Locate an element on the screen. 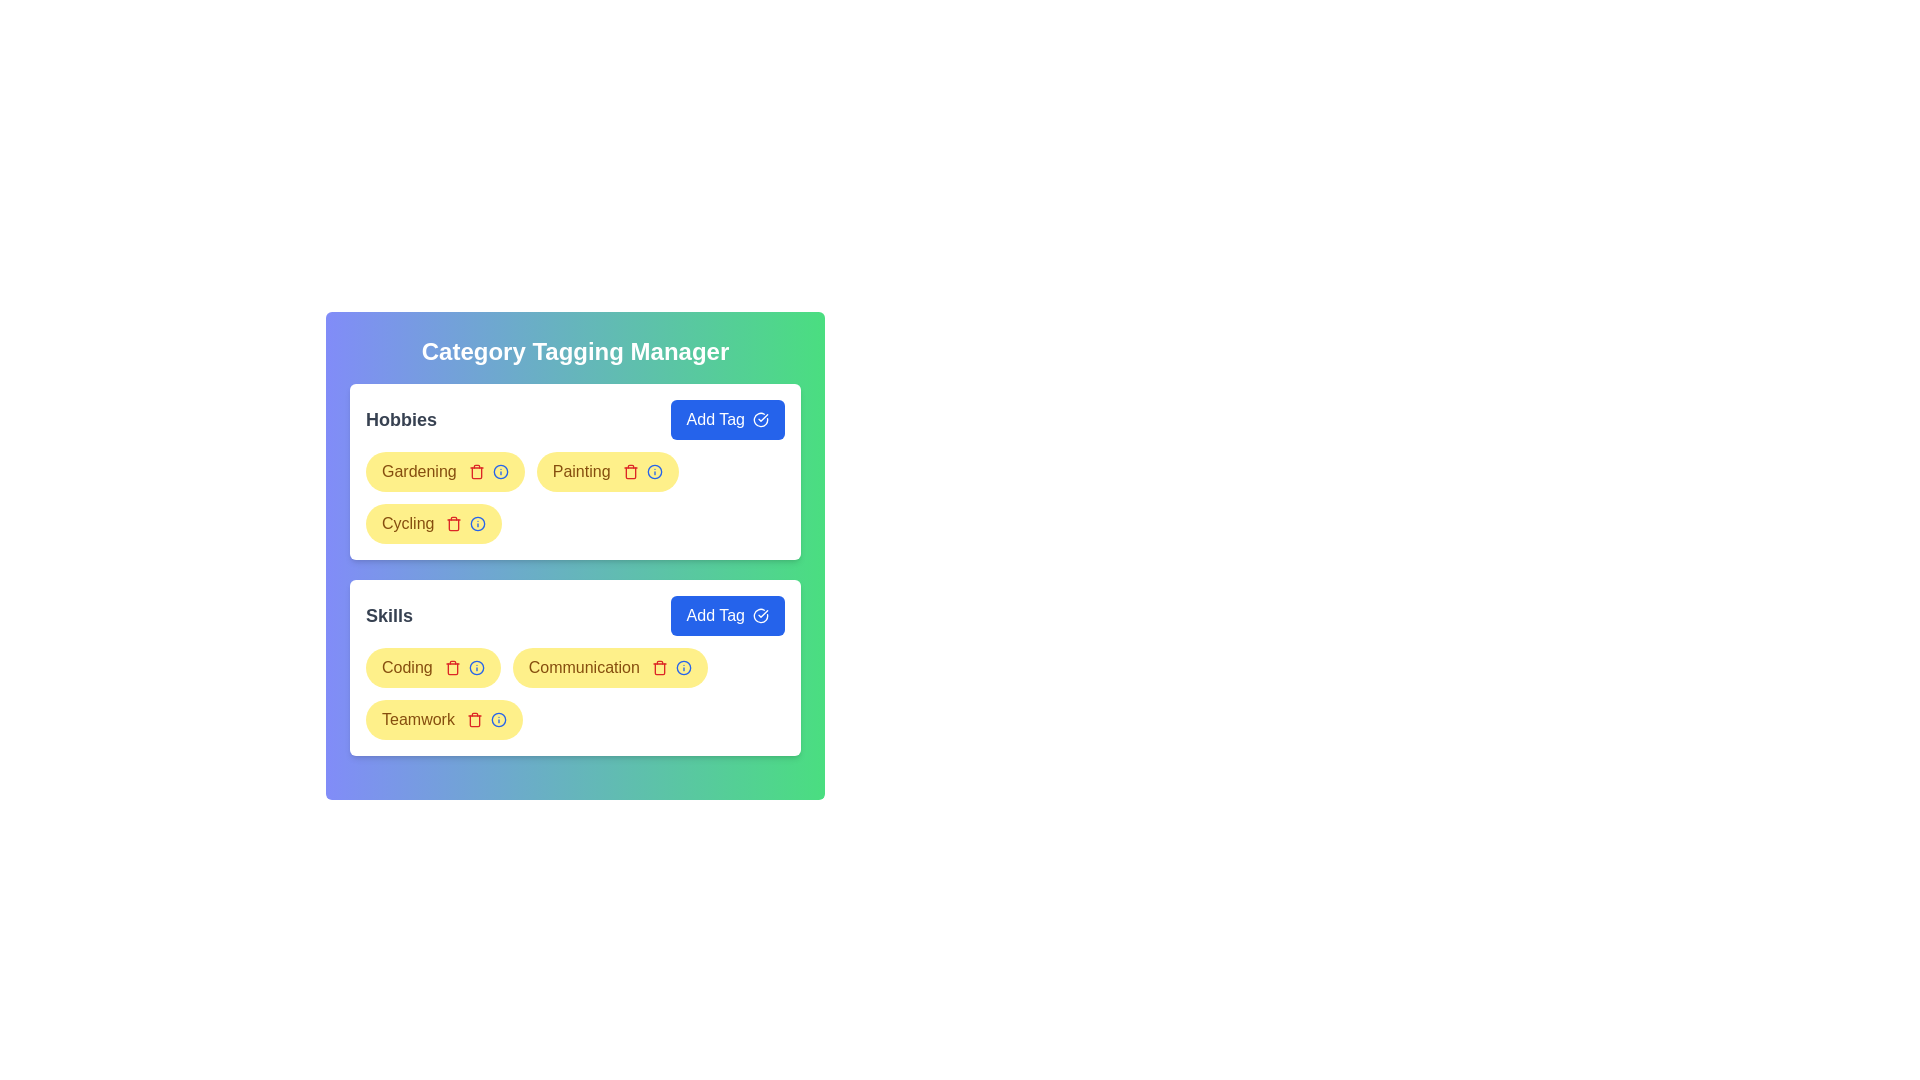  the delete button with a yellow background and rounded edges located to the right of the 'Gardening' text in the 'Hobbies' category is located at coordinates (475, 471).